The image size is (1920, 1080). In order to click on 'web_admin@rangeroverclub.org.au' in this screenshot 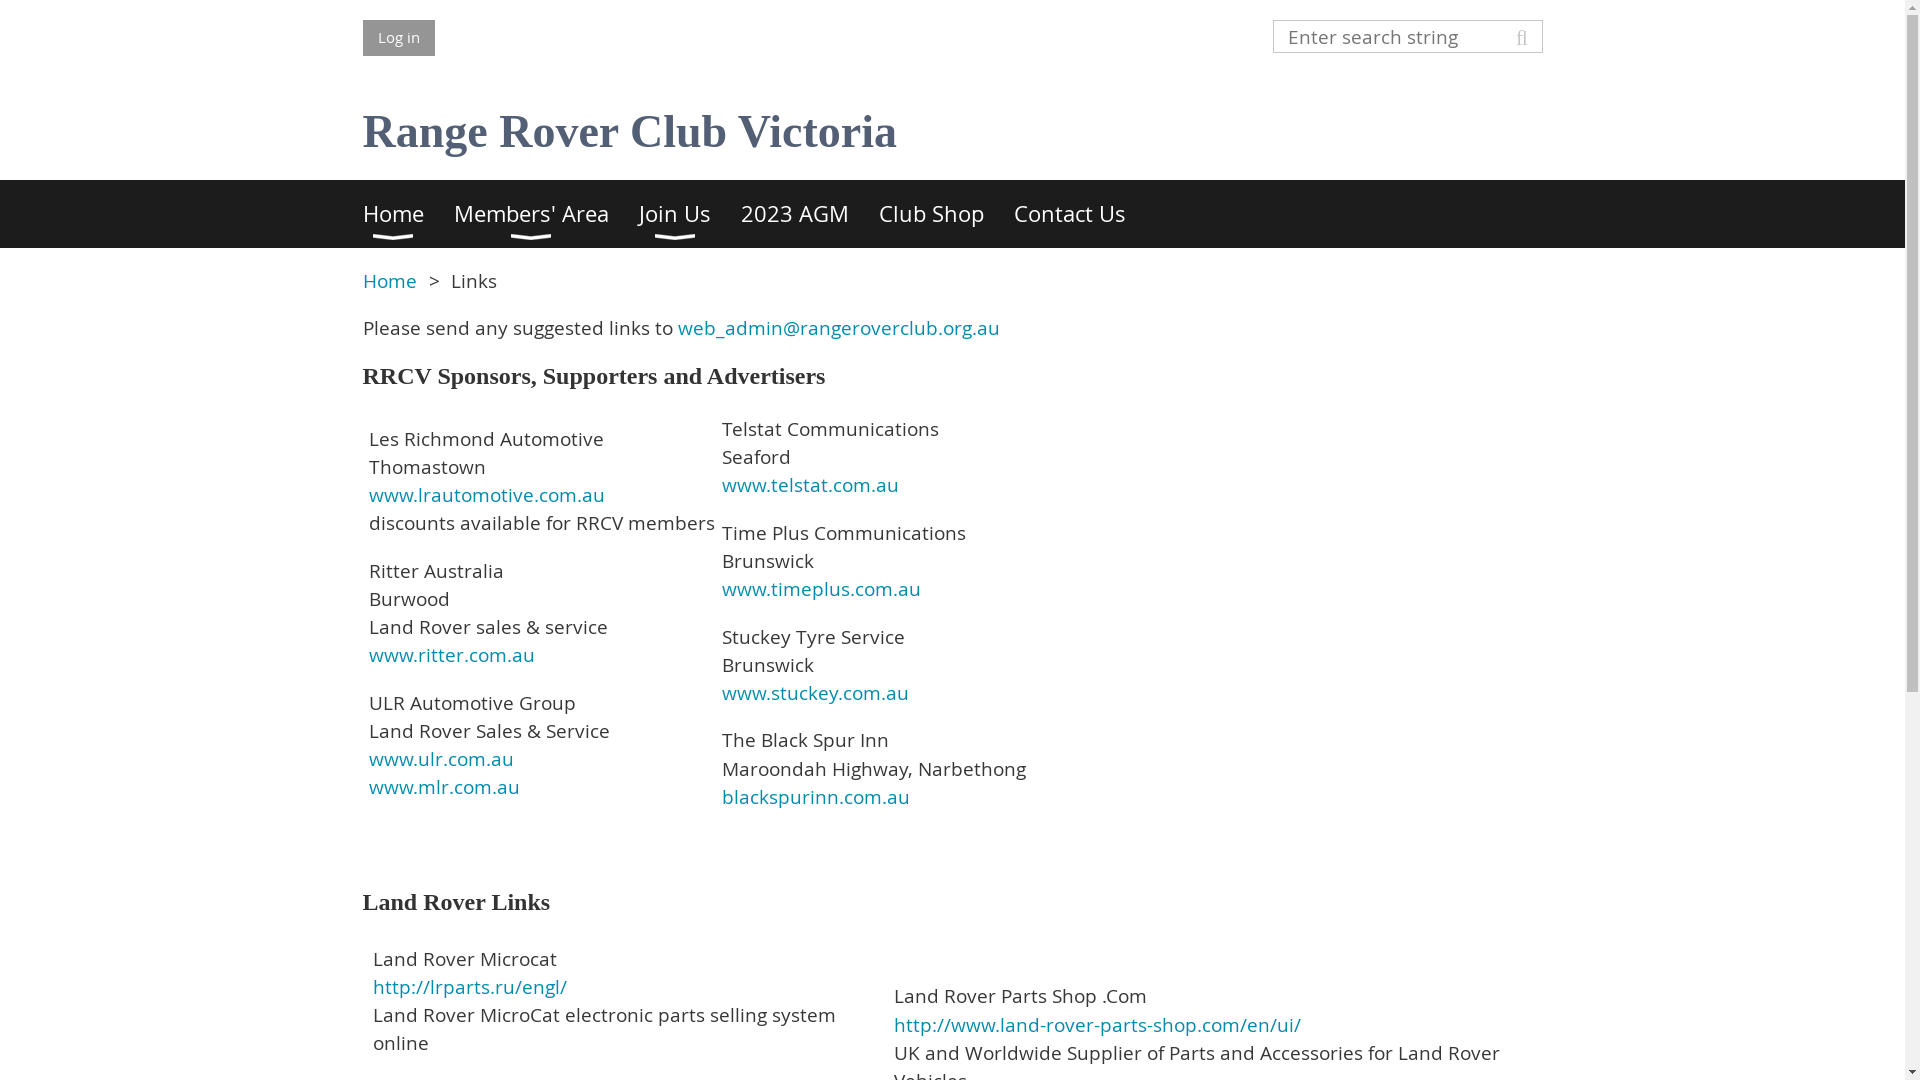, I will do `click(839, 326)`.